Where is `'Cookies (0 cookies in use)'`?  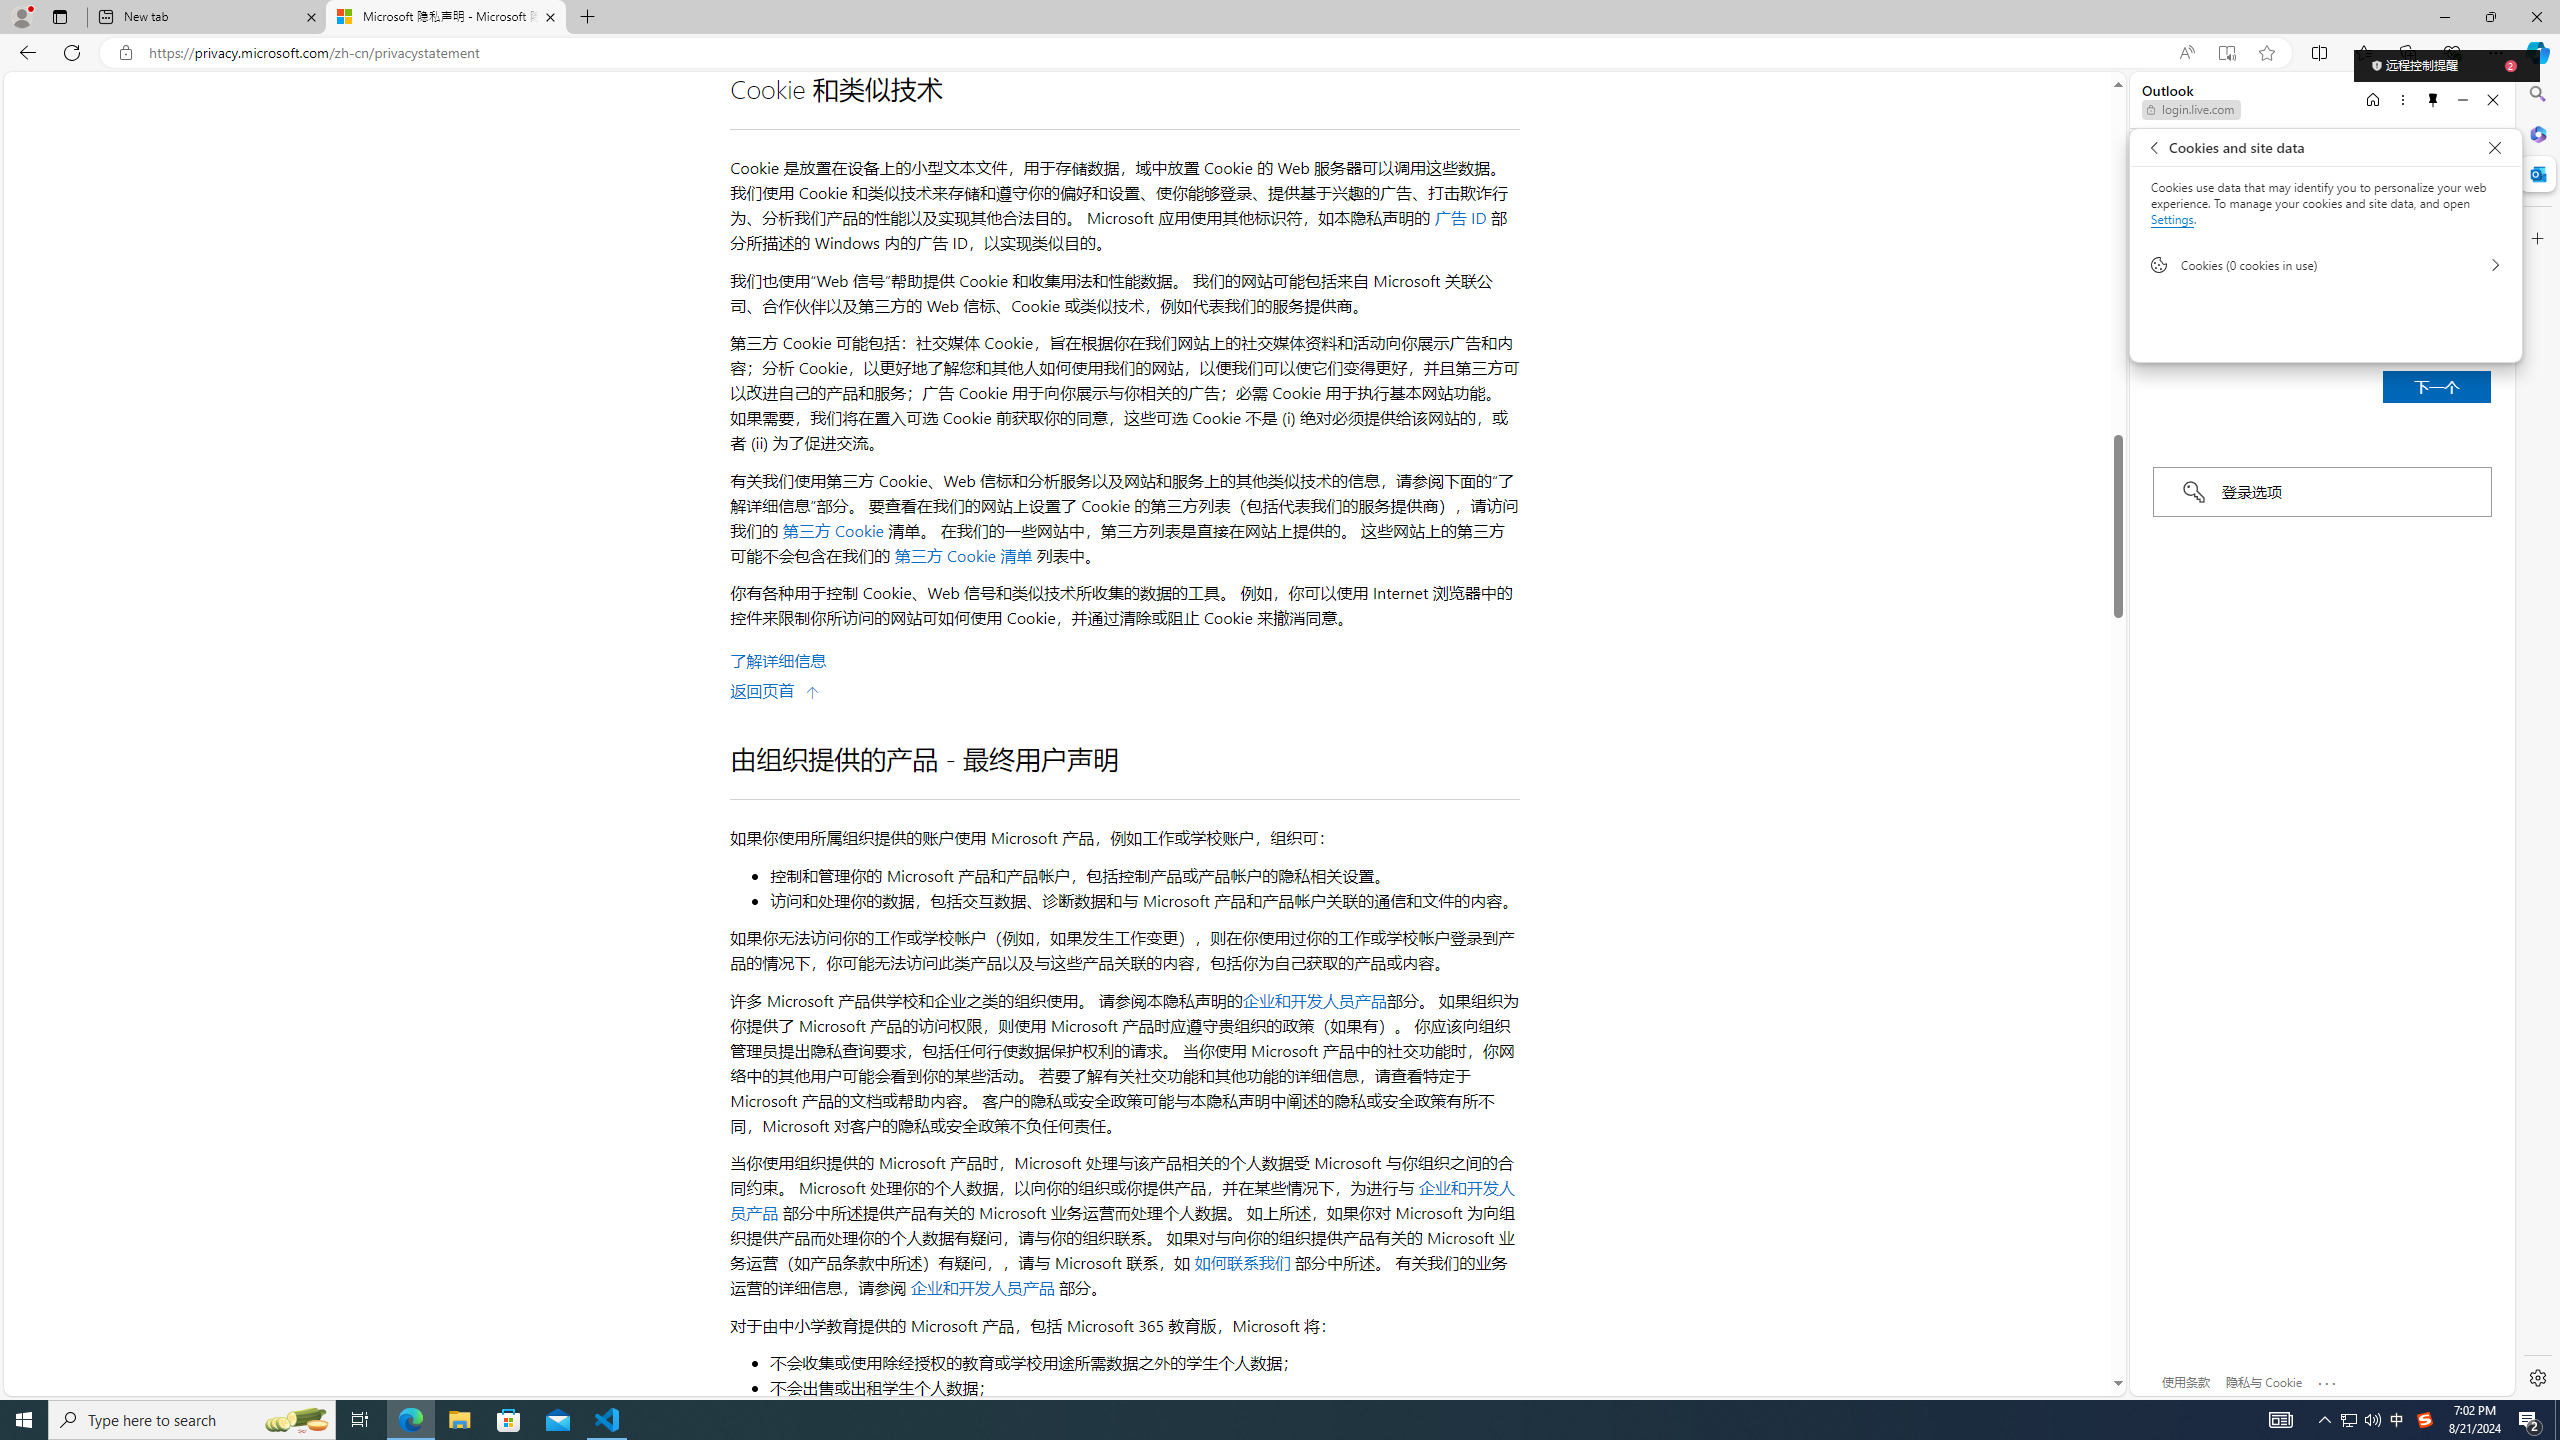
'Cookies (0 cookies in use)' is located at coordinates (2324, 264).